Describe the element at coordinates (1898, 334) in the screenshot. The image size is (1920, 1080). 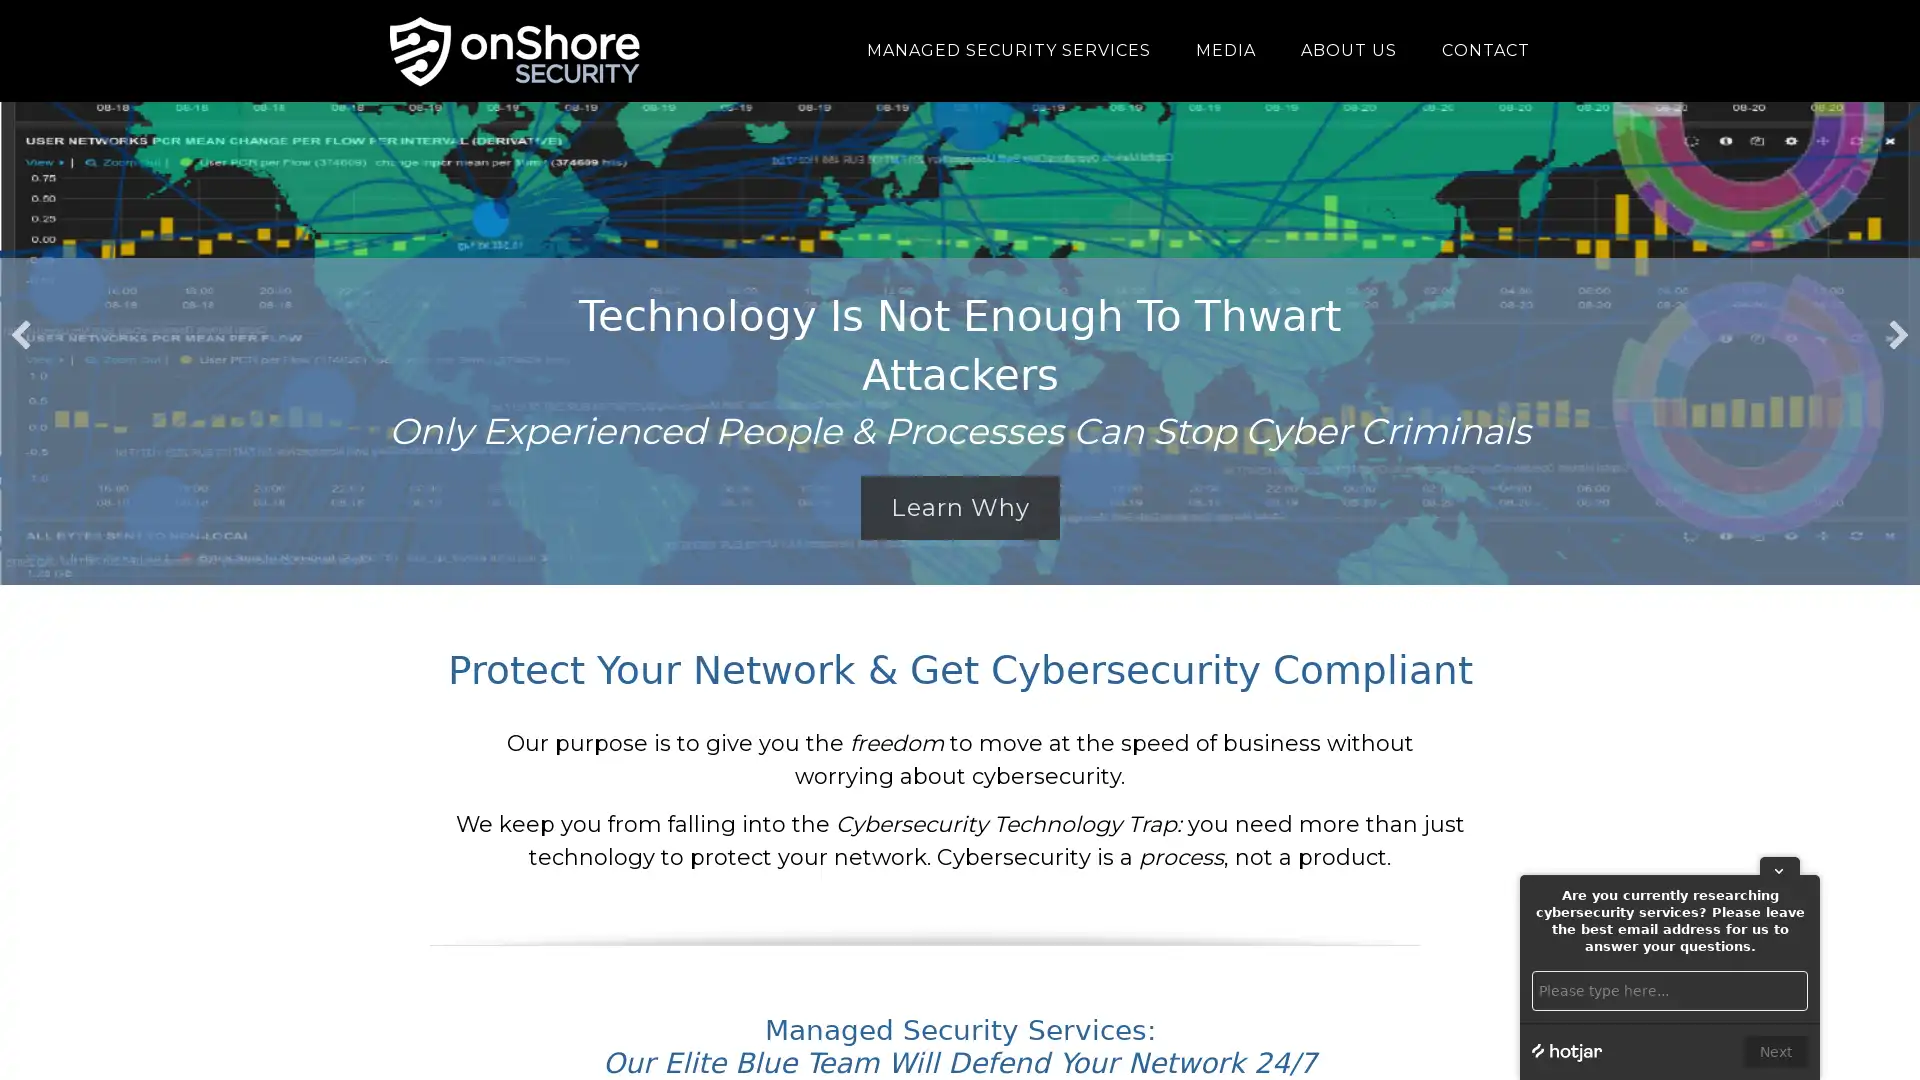
I see `next` at that location.